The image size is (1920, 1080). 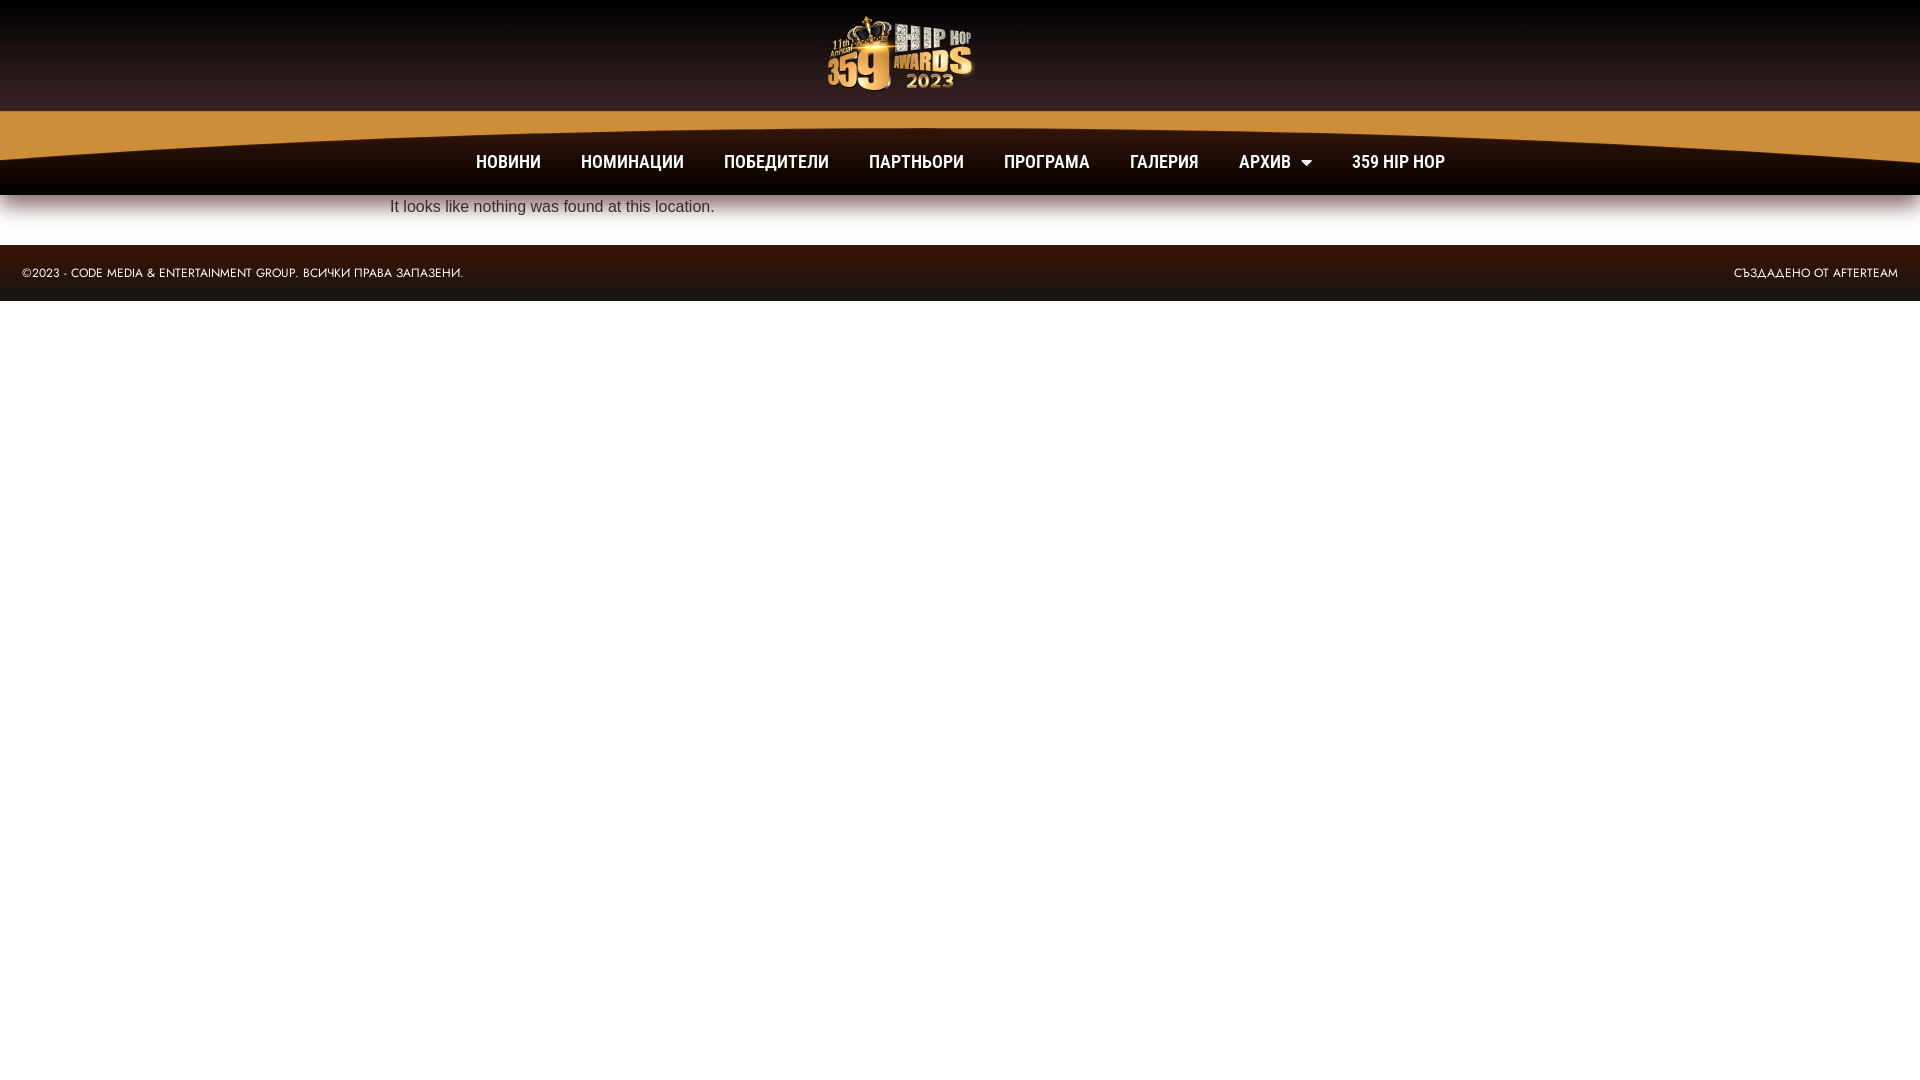 I want to click on '359 HIP HOP', so click(x=1397, y=161).